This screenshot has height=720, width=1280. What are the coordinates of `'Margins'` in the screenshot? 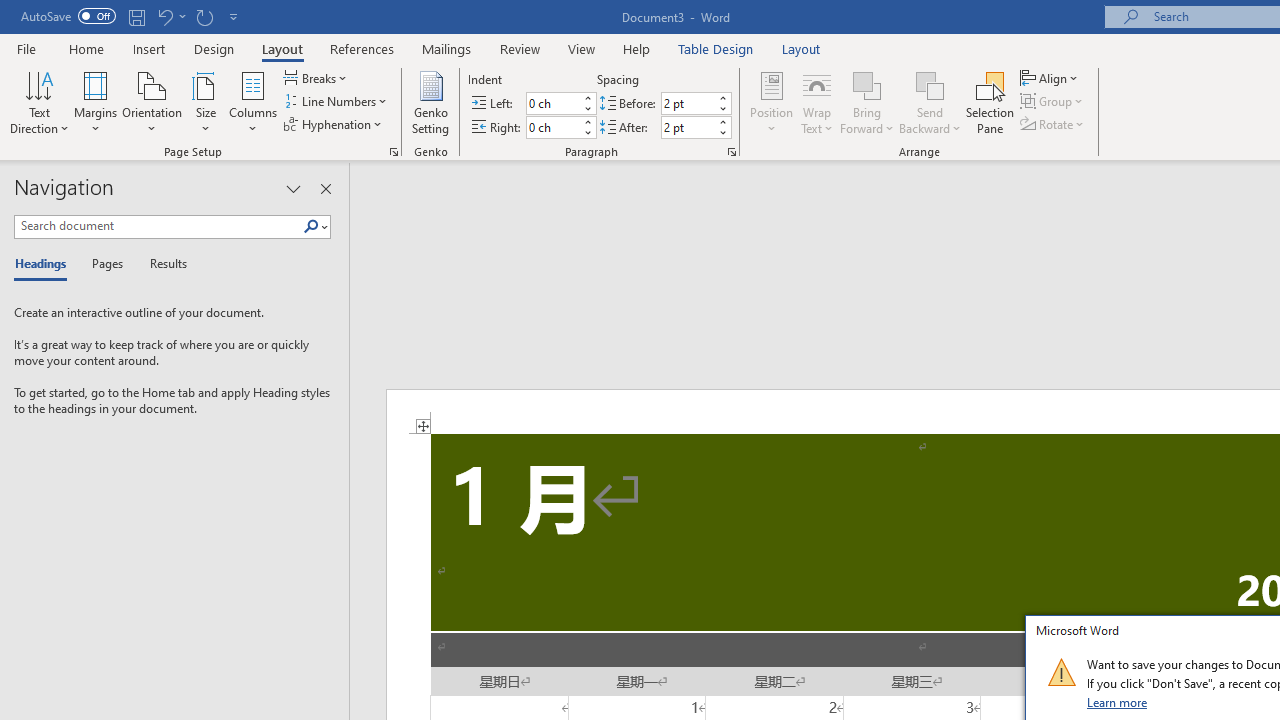 It's located at (95, 103).